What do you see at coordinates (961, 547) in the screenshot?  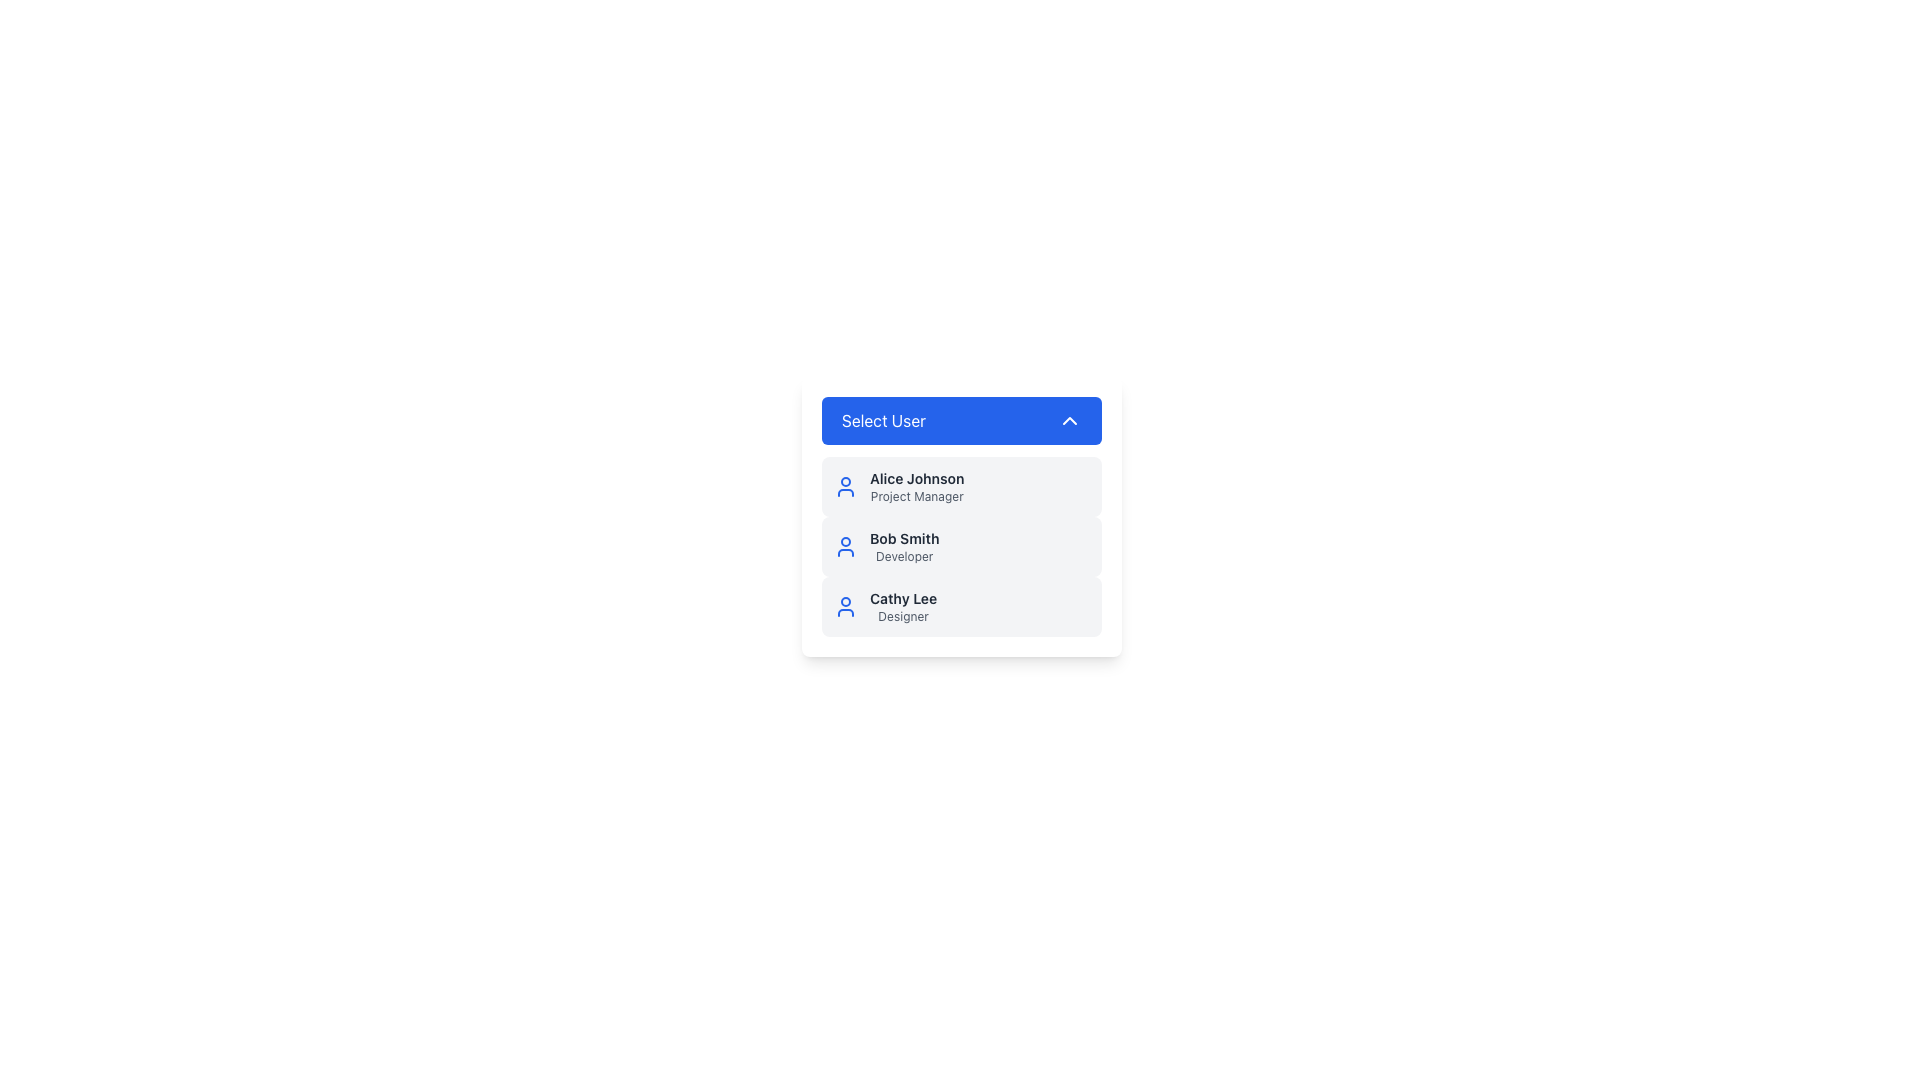 I see `the user profile list item displaying the name 'Bob Smith'` at bounding box center [961, 547].